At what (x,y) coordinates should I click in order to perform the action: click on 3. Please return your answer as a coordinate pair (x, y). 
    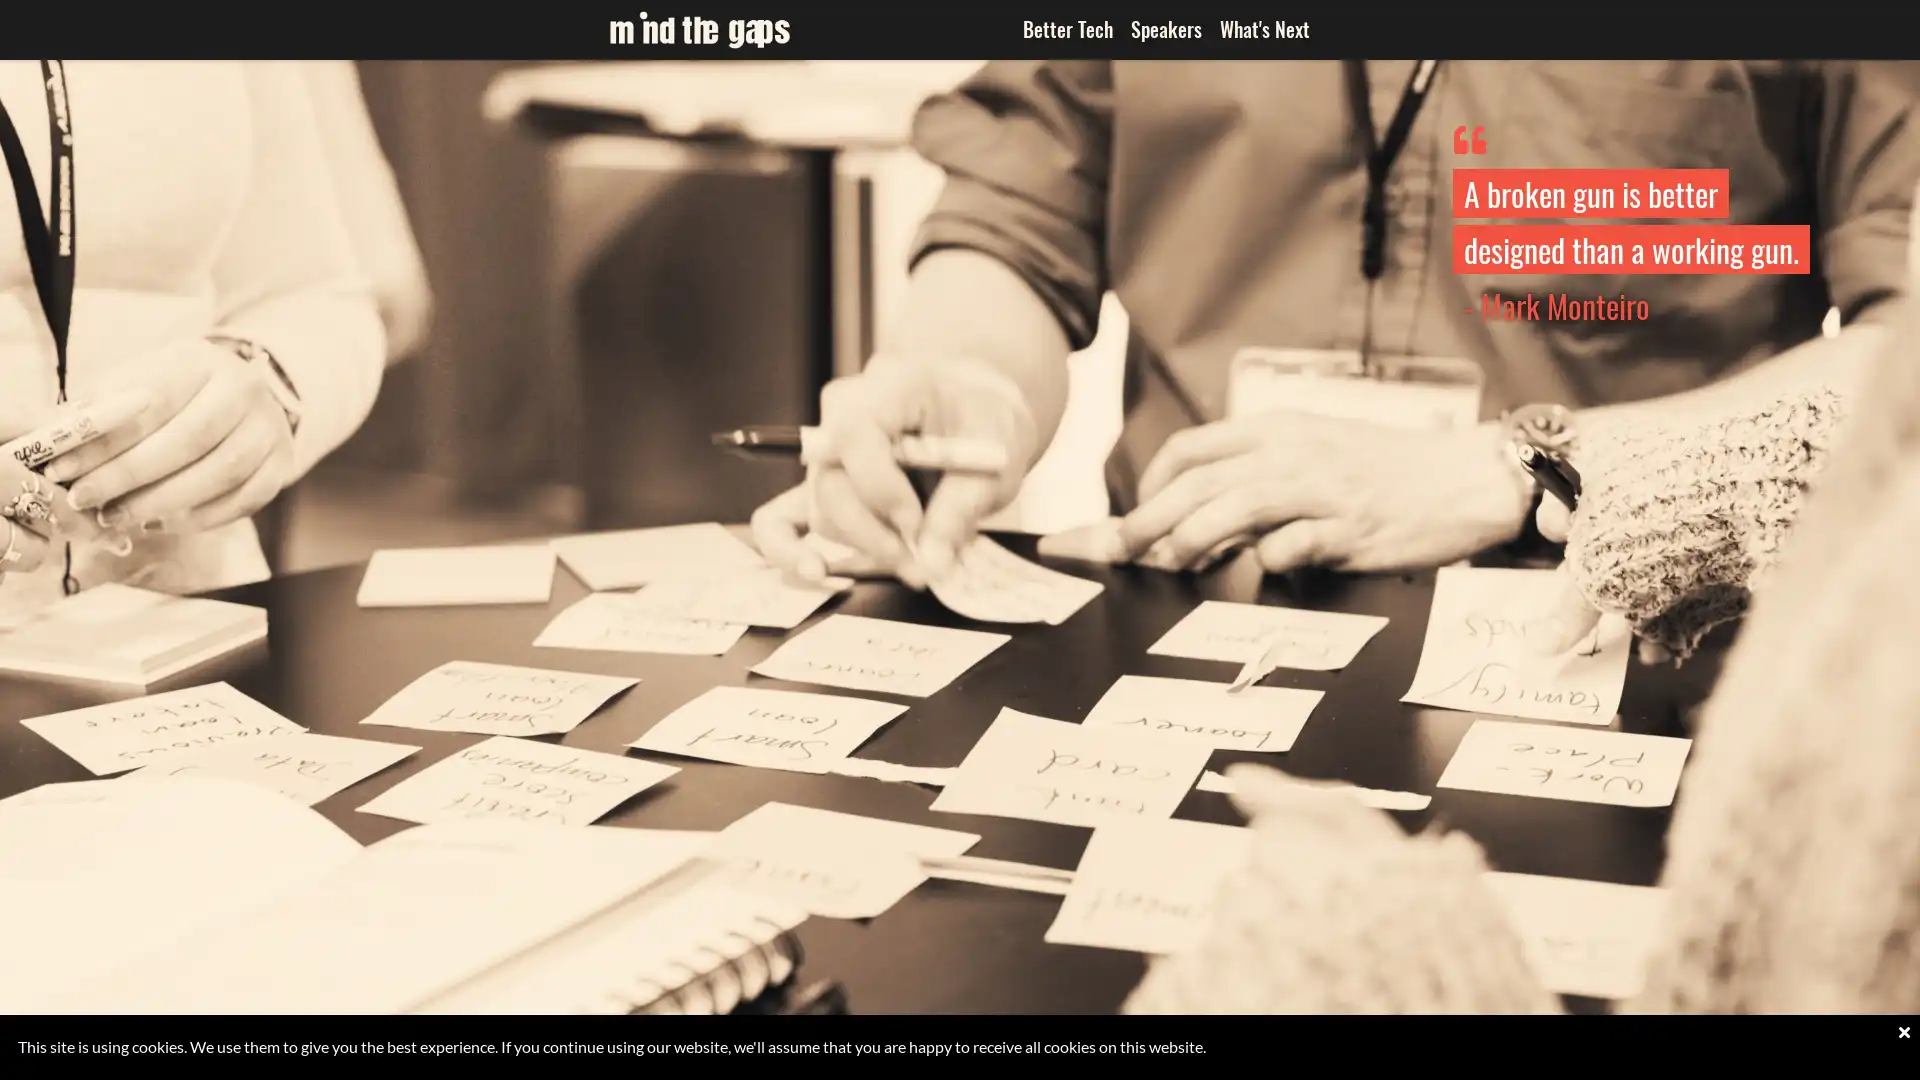
    Looking at the image, I should click on (960, 1058).